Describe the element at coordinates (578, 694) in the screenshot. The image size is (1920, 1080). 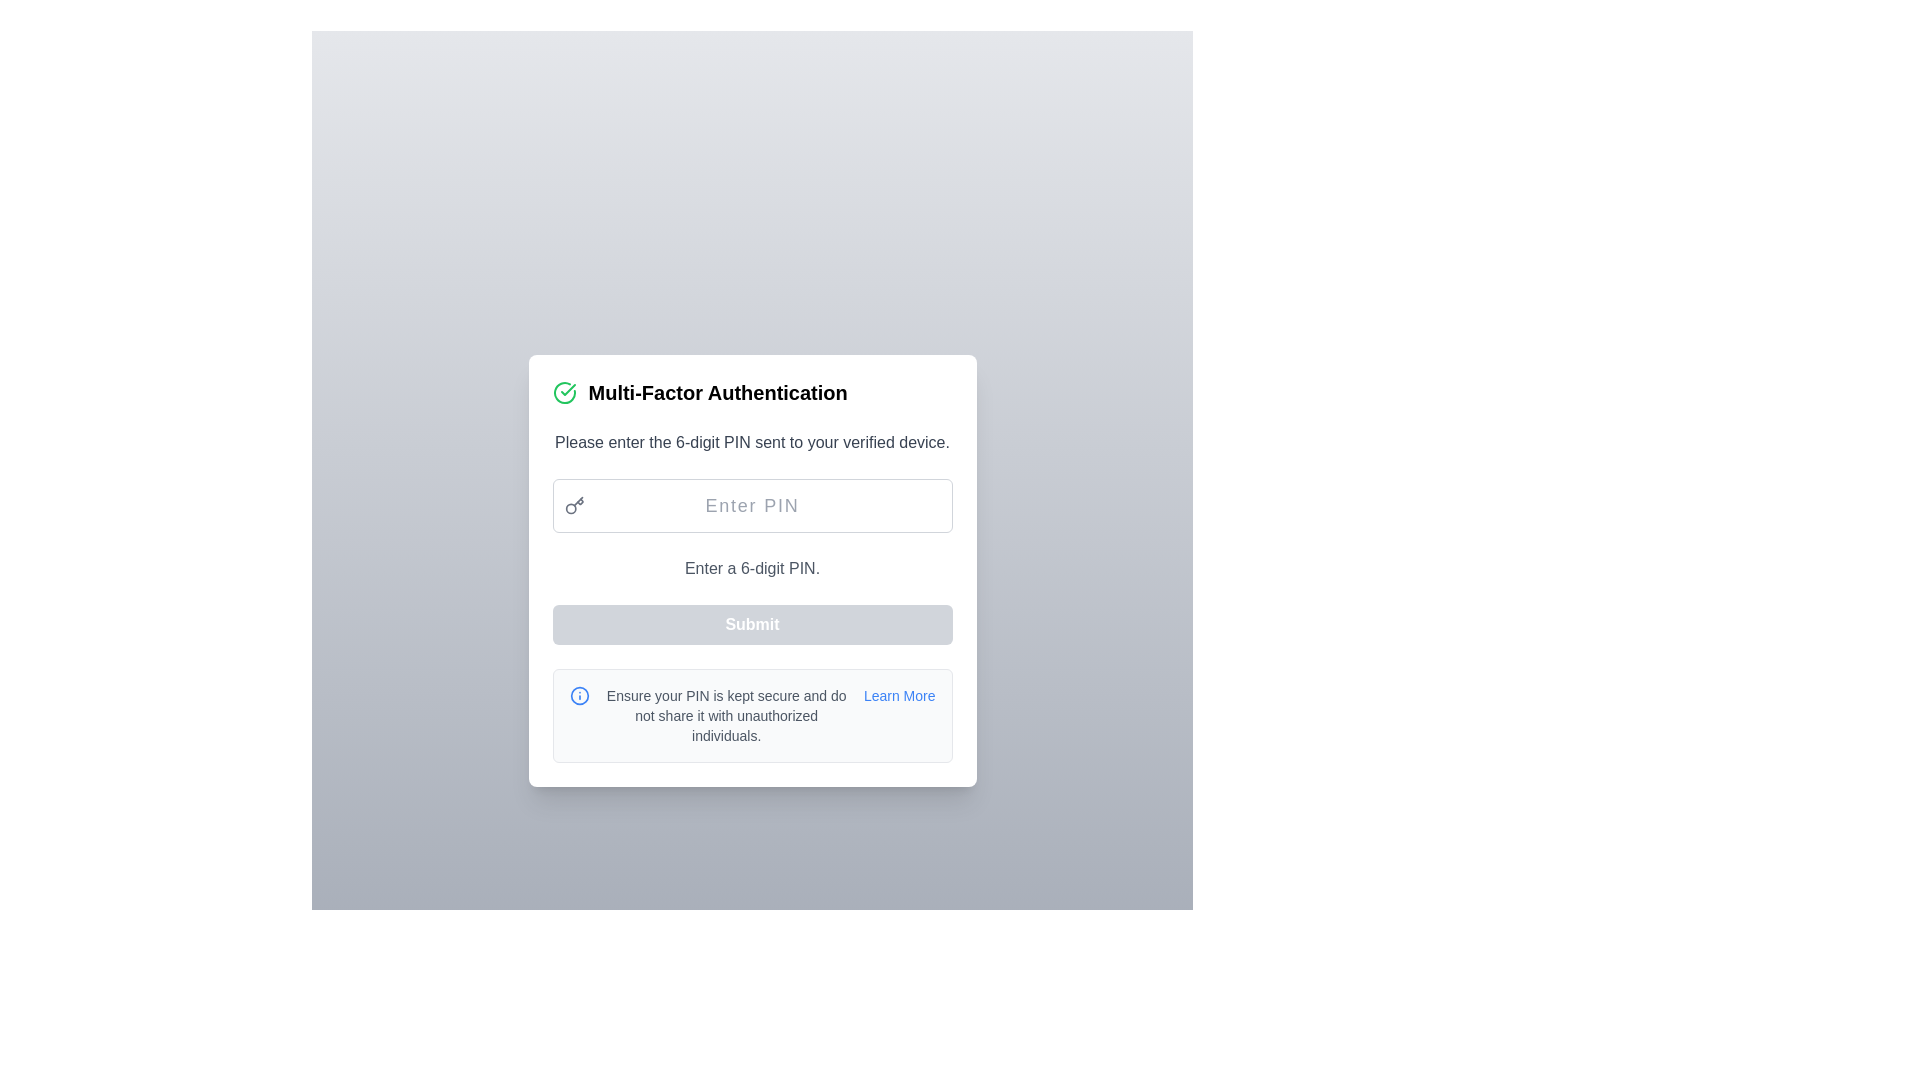
I see `the graphical circle element, which is part of the SVG icon located at the top-left corner of the authentication form section` at that location.